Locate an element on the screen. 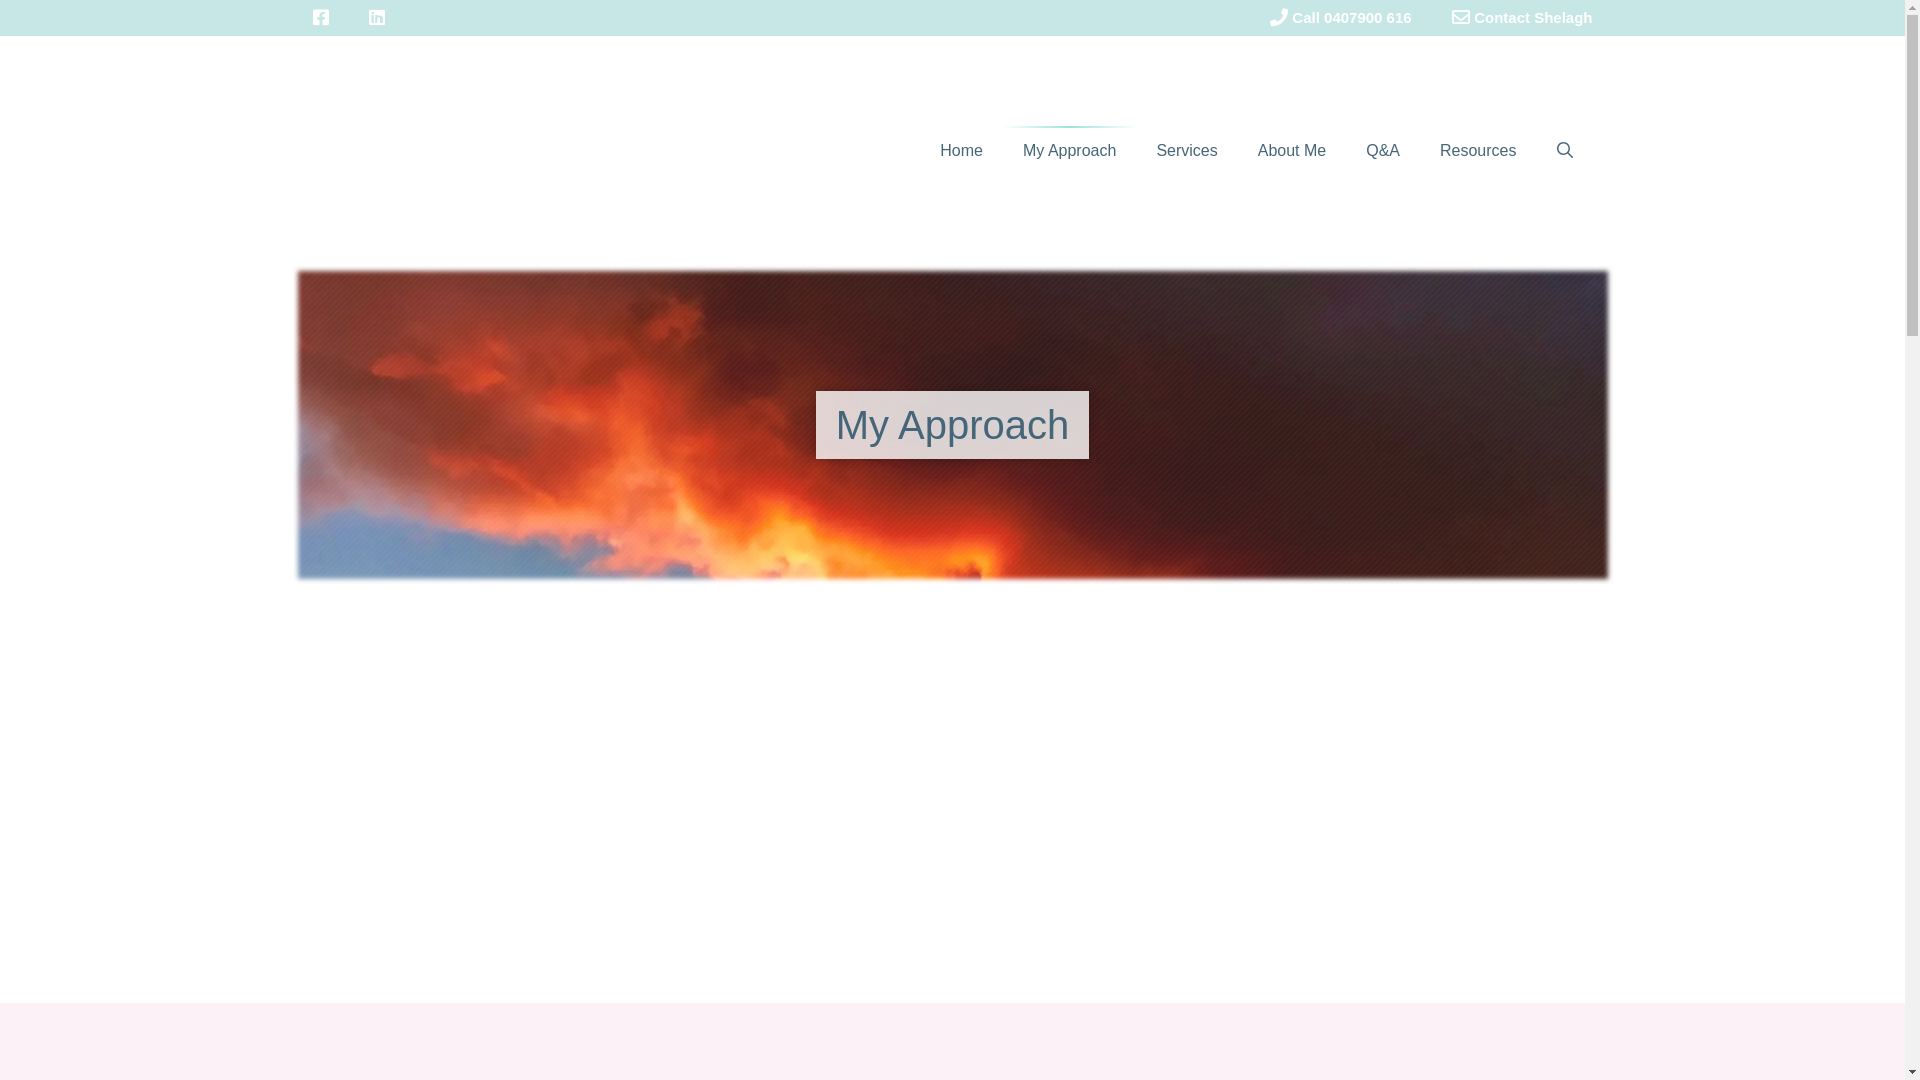 The image size is (1920, 1080). 'Services' is located at coordinates (1186, 149).